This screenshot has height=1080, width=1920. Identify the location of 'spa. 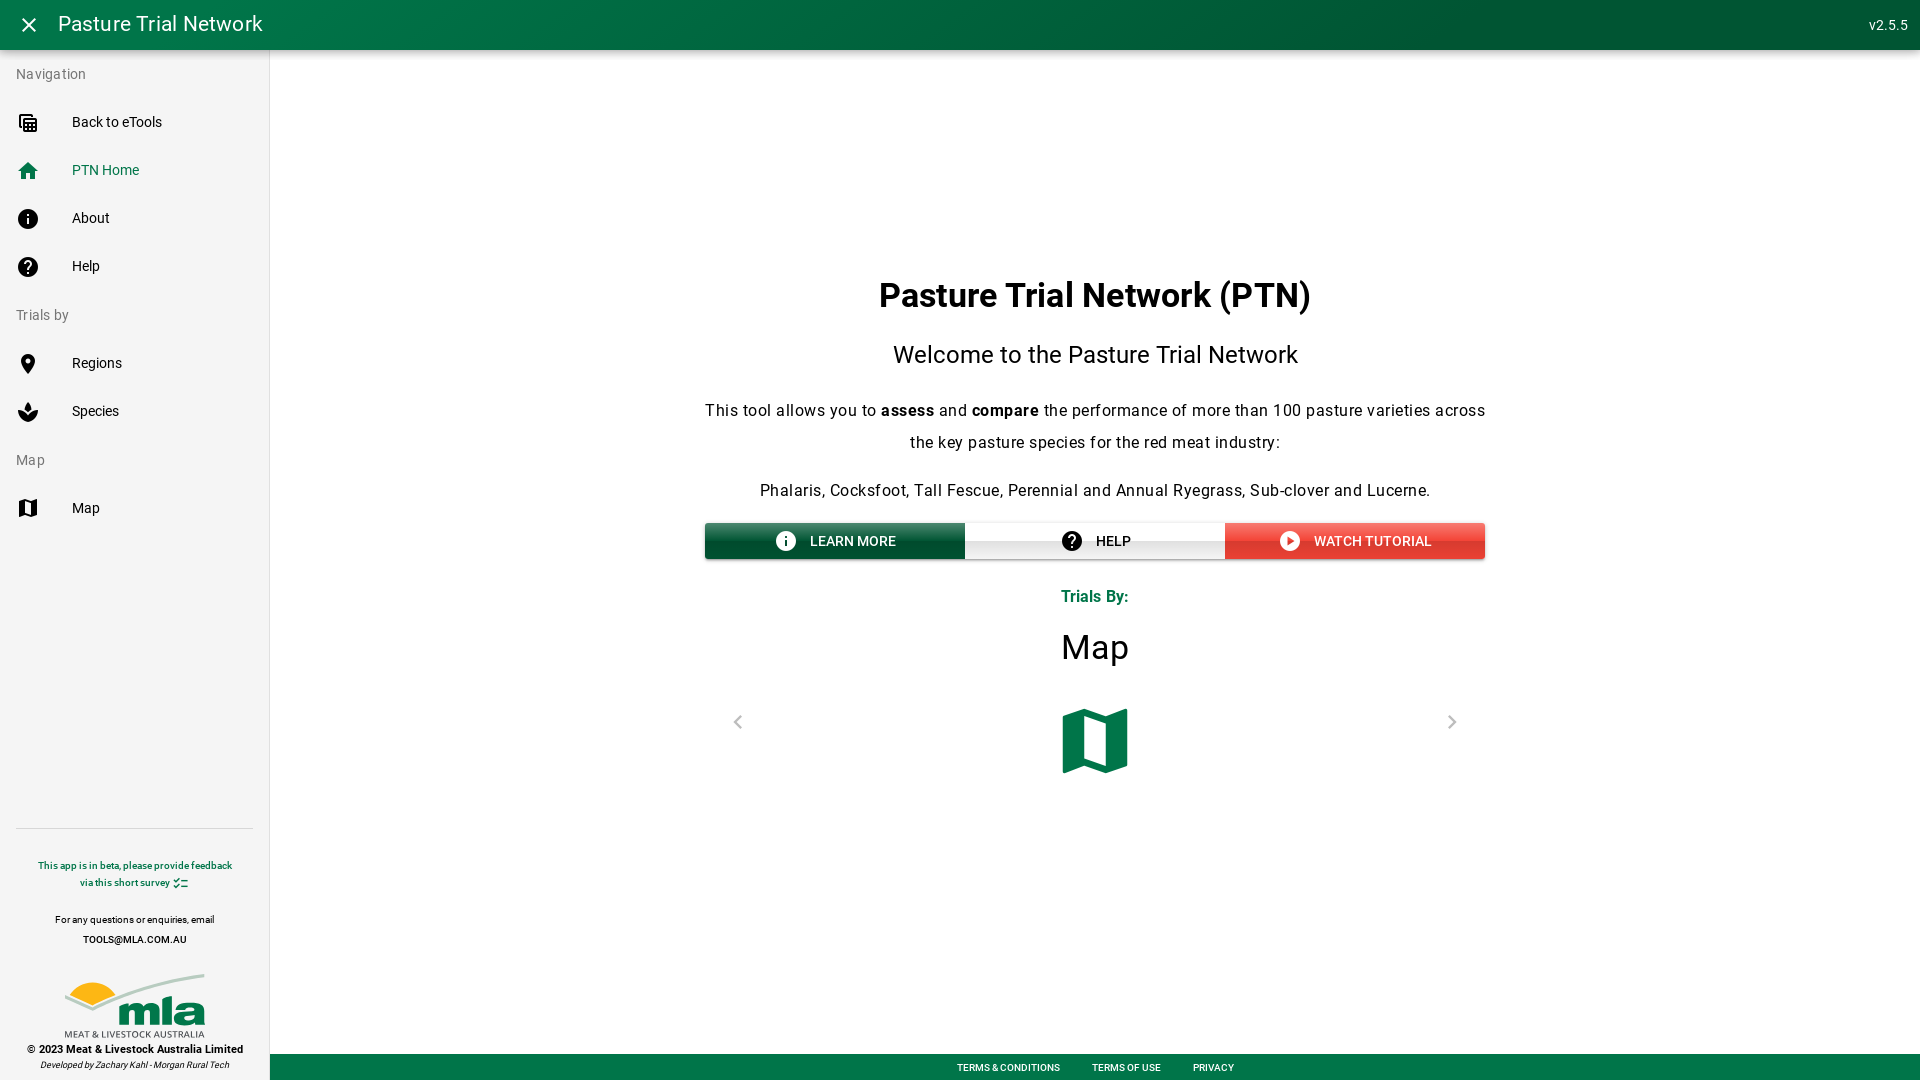
(133, 411).